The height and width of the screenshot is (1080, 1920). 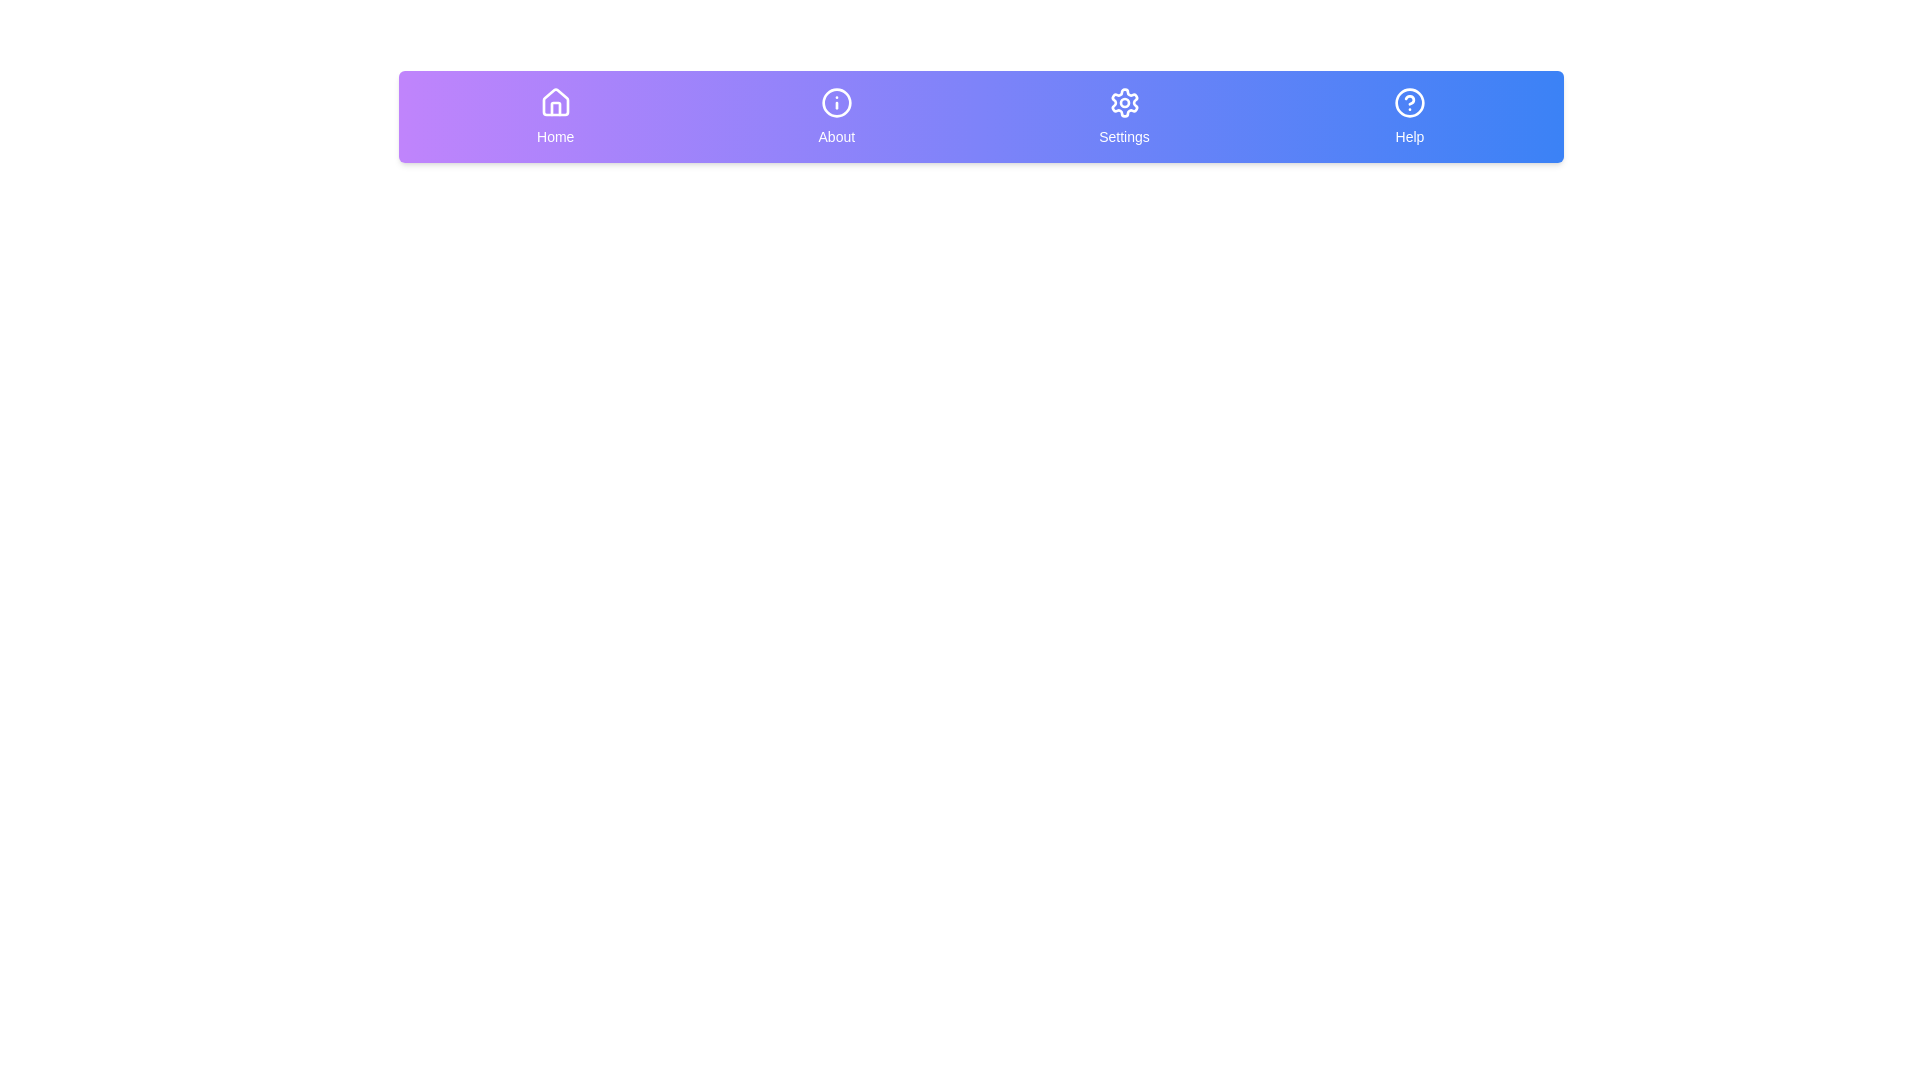 I want to click on the 'Home' icon in the top navigation menu, which is the first button from the left and is associated with the text 'Home', so click(x=555, y=102).